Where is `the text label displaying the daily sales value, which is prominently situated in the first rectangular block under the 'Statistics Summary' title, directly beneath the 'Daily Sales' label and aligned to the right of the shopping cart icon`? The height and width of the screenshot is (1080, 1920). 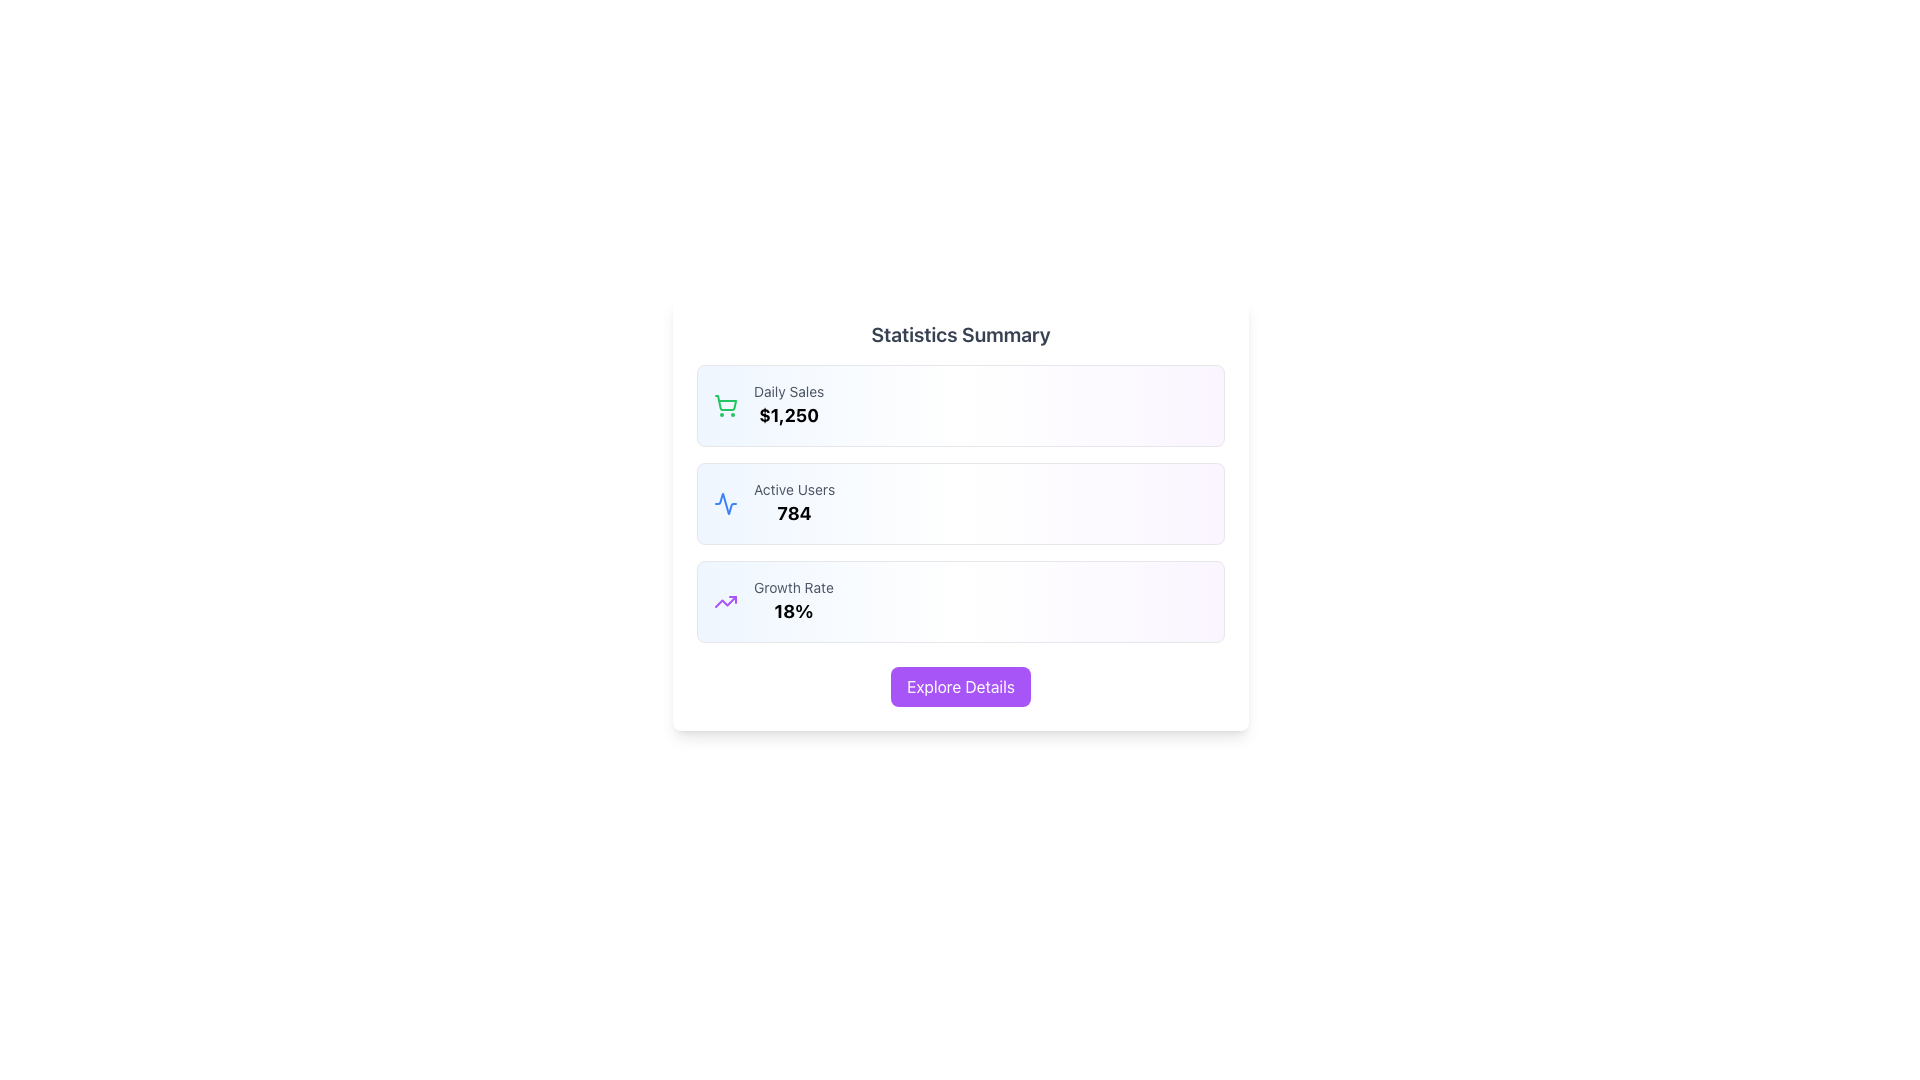 the text label displaying the daily sales value, which is prominently situated in the first rectangular block under the 'Statistics Summary' title, directly beneath the 'Daily Sales' label and aligned to the right of the shopping cart icon is located at coordinates (788, 415).